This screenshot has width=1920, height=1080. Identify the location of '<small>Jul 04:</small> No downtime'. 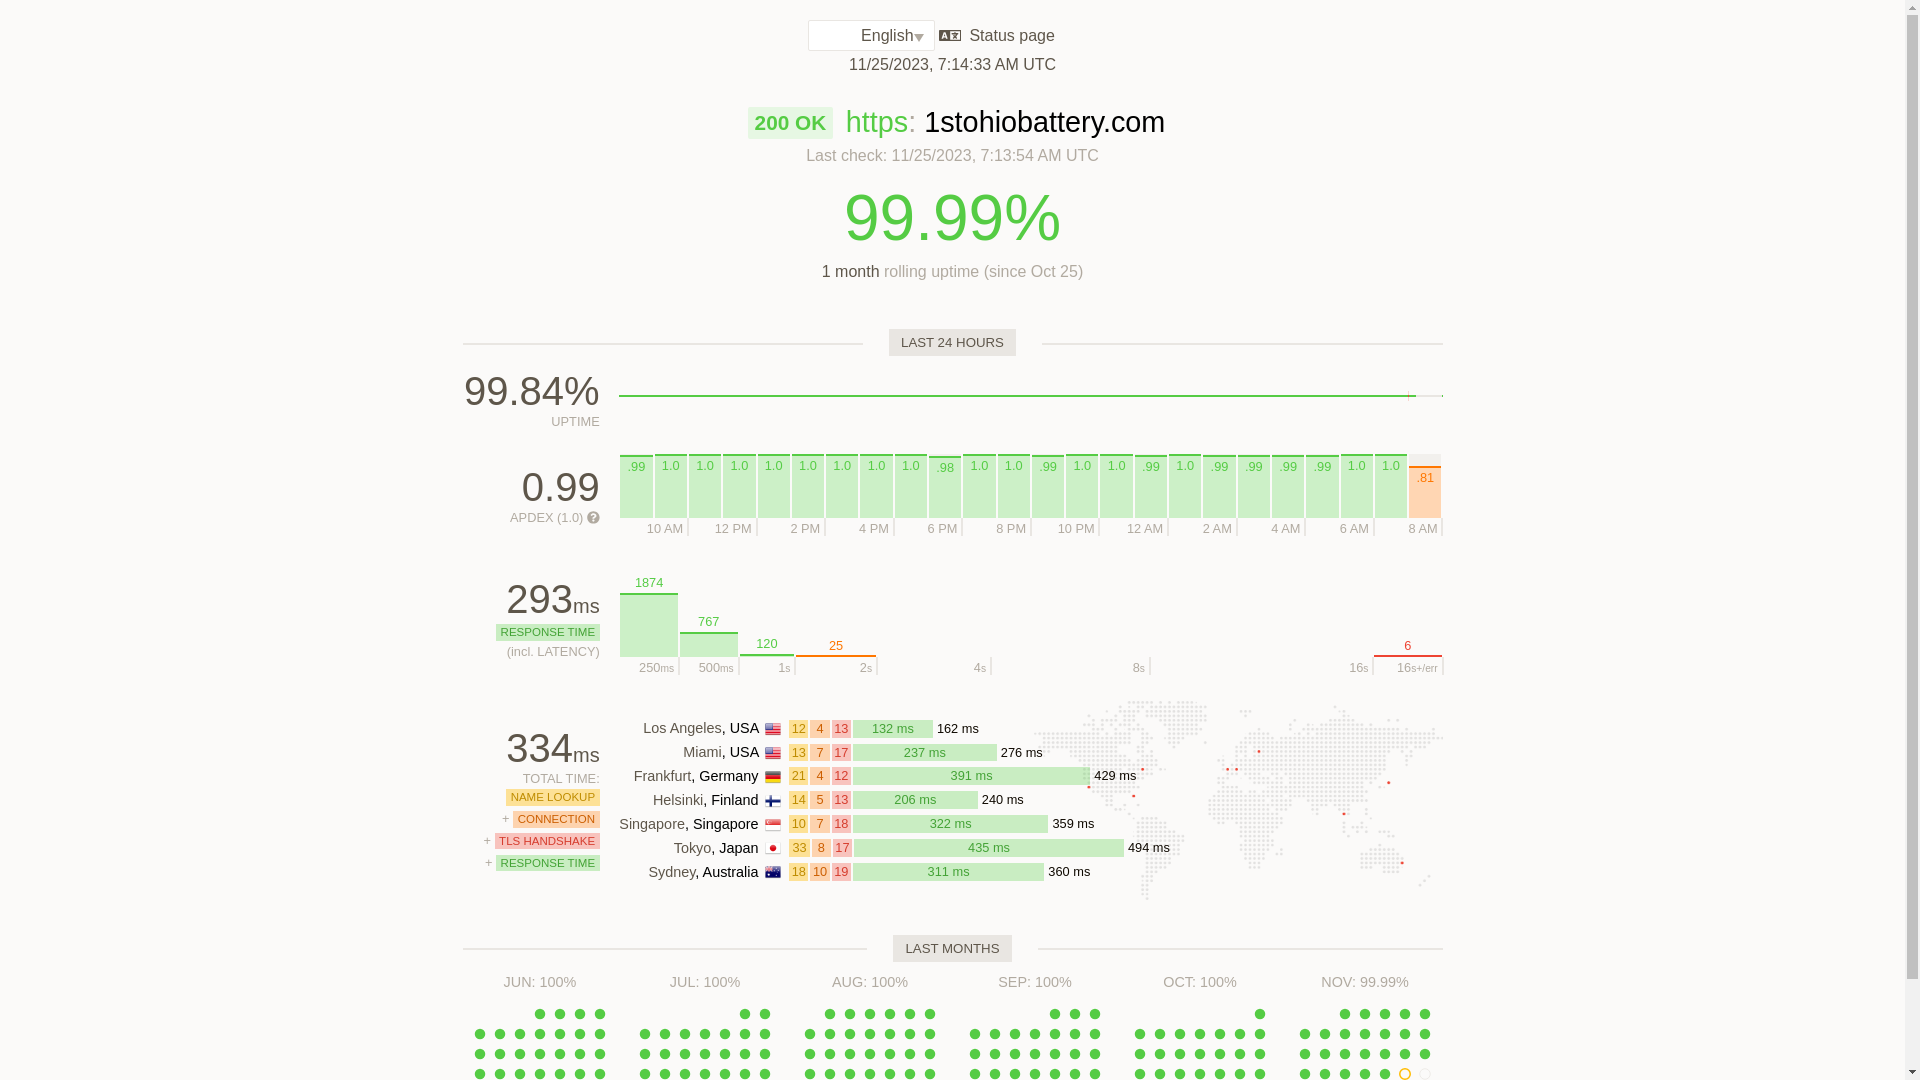
(665, 1033).